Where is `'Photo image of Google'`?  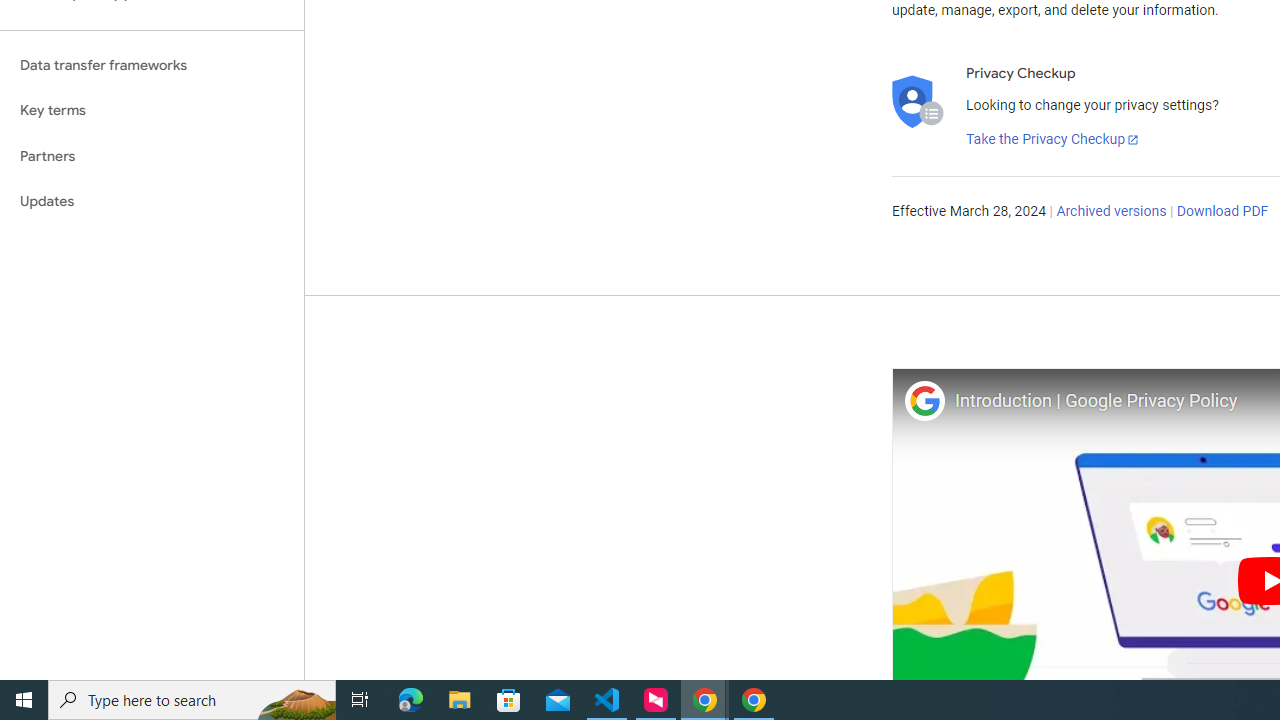 'Photo image of Google' is located at coordinates (923, 400).